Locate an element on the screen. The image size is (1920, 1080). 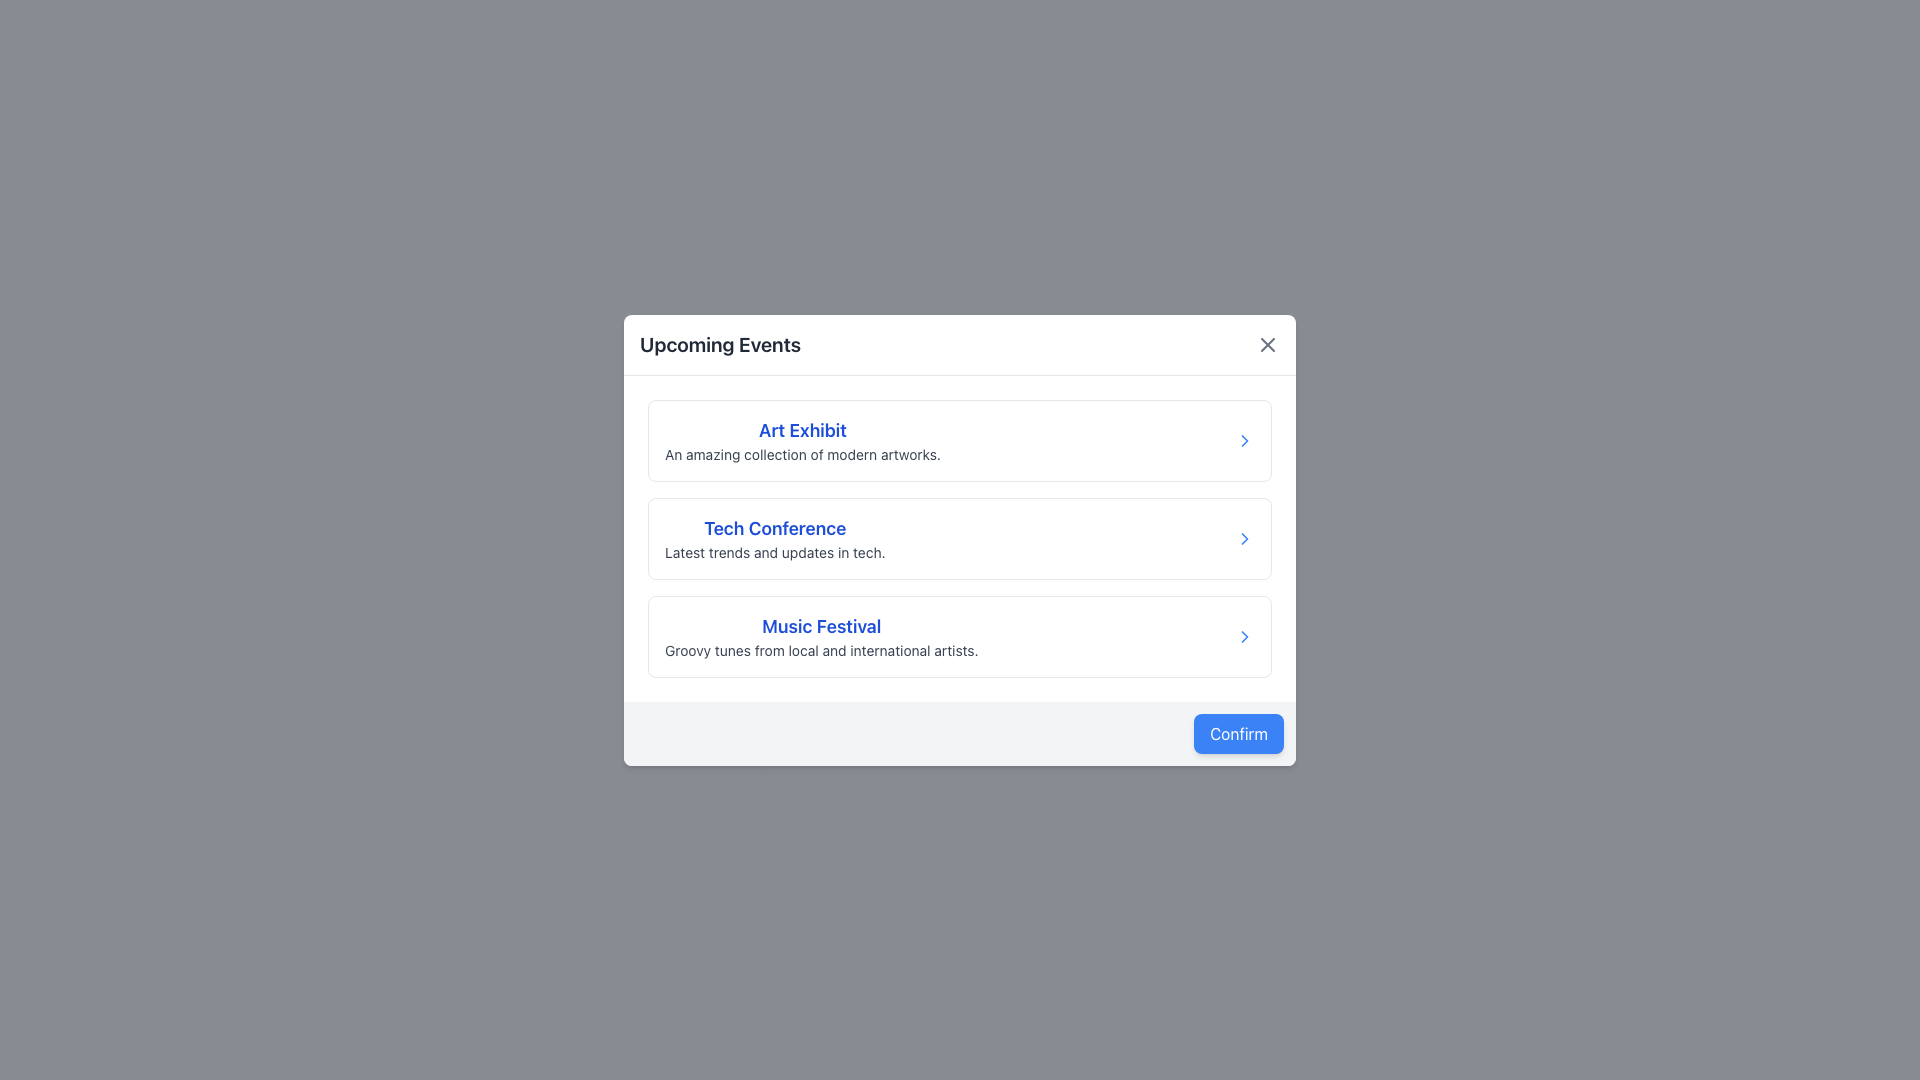
the navigation icon for the 'Tech Conference' entry located on the far right edge of the entry's UI block is located at coordinates (1243, 537).